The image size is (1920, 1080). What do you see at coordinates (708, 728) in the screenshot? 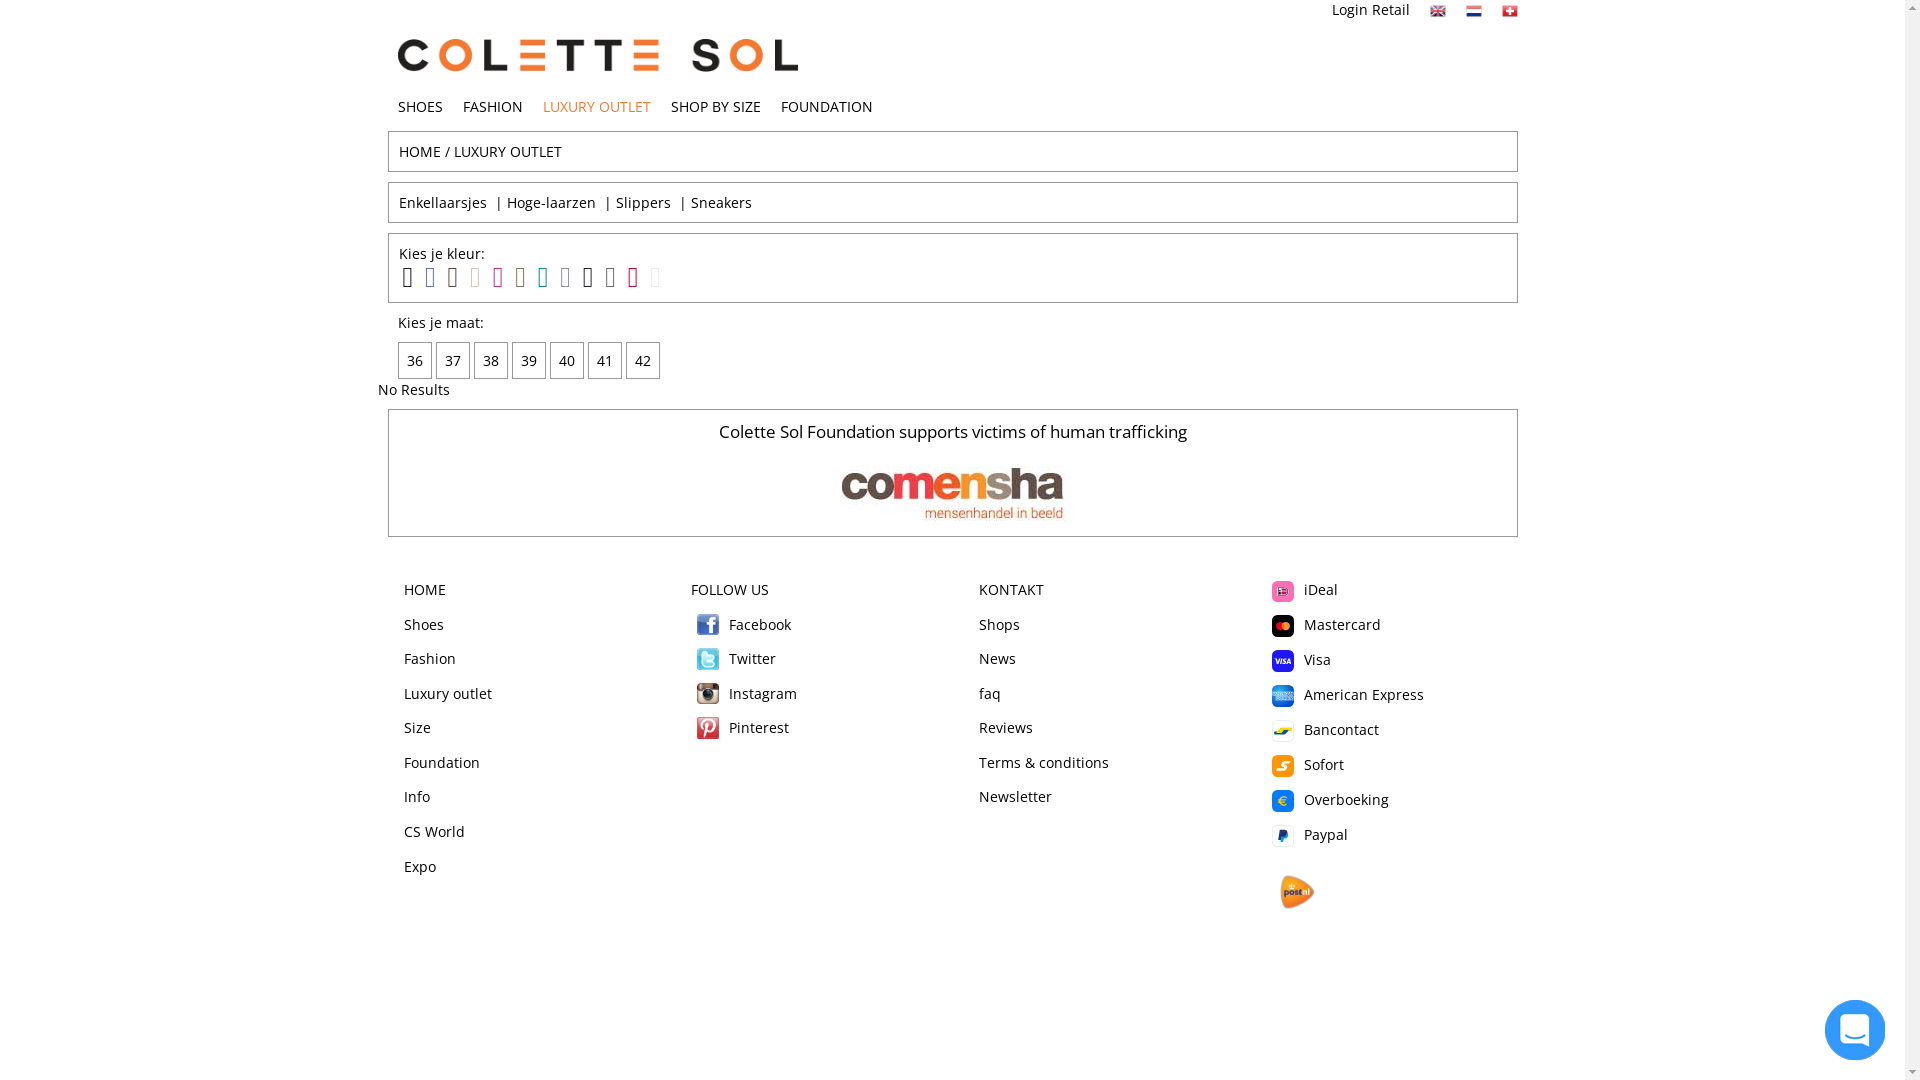
I see `'Pinterest'` at bounding box center [708, 728].